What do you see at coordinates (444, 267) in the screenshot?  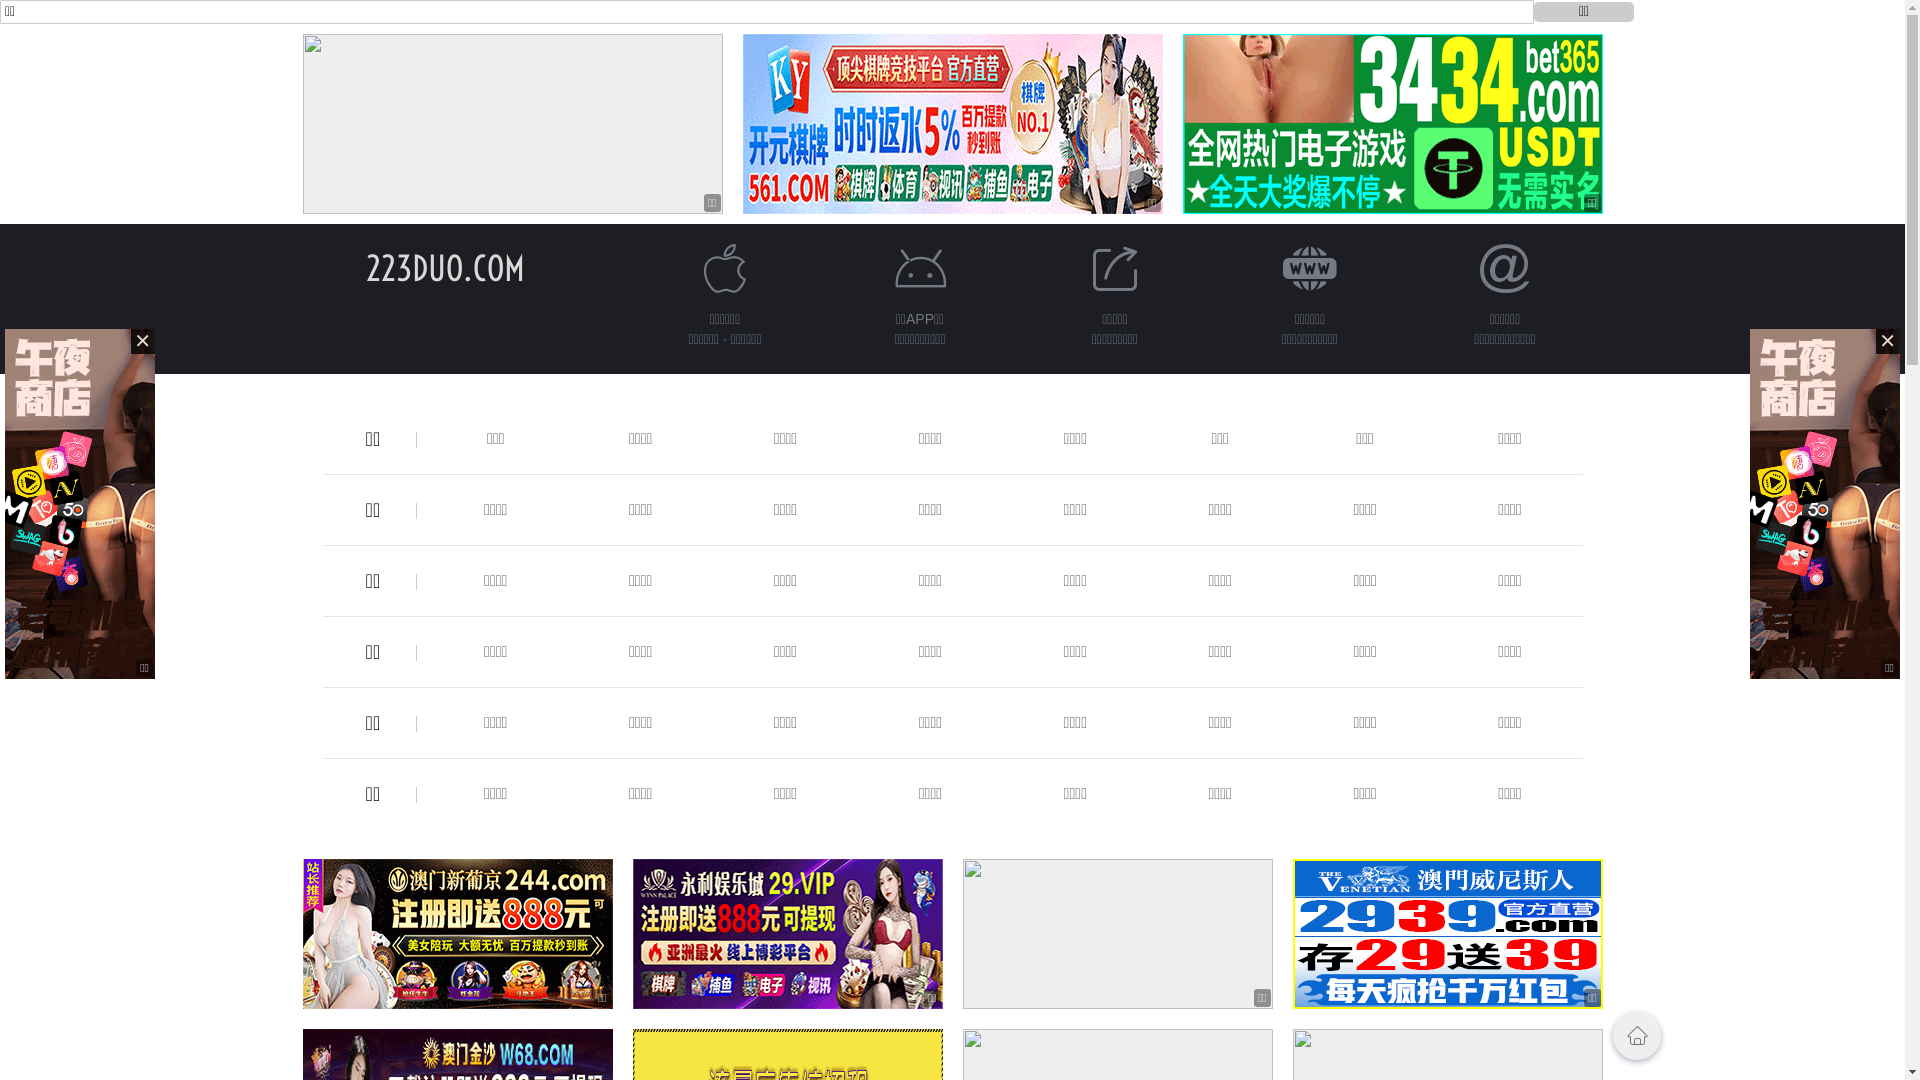 I see `'223DUO.COM'` at bounding box center [444, 267].